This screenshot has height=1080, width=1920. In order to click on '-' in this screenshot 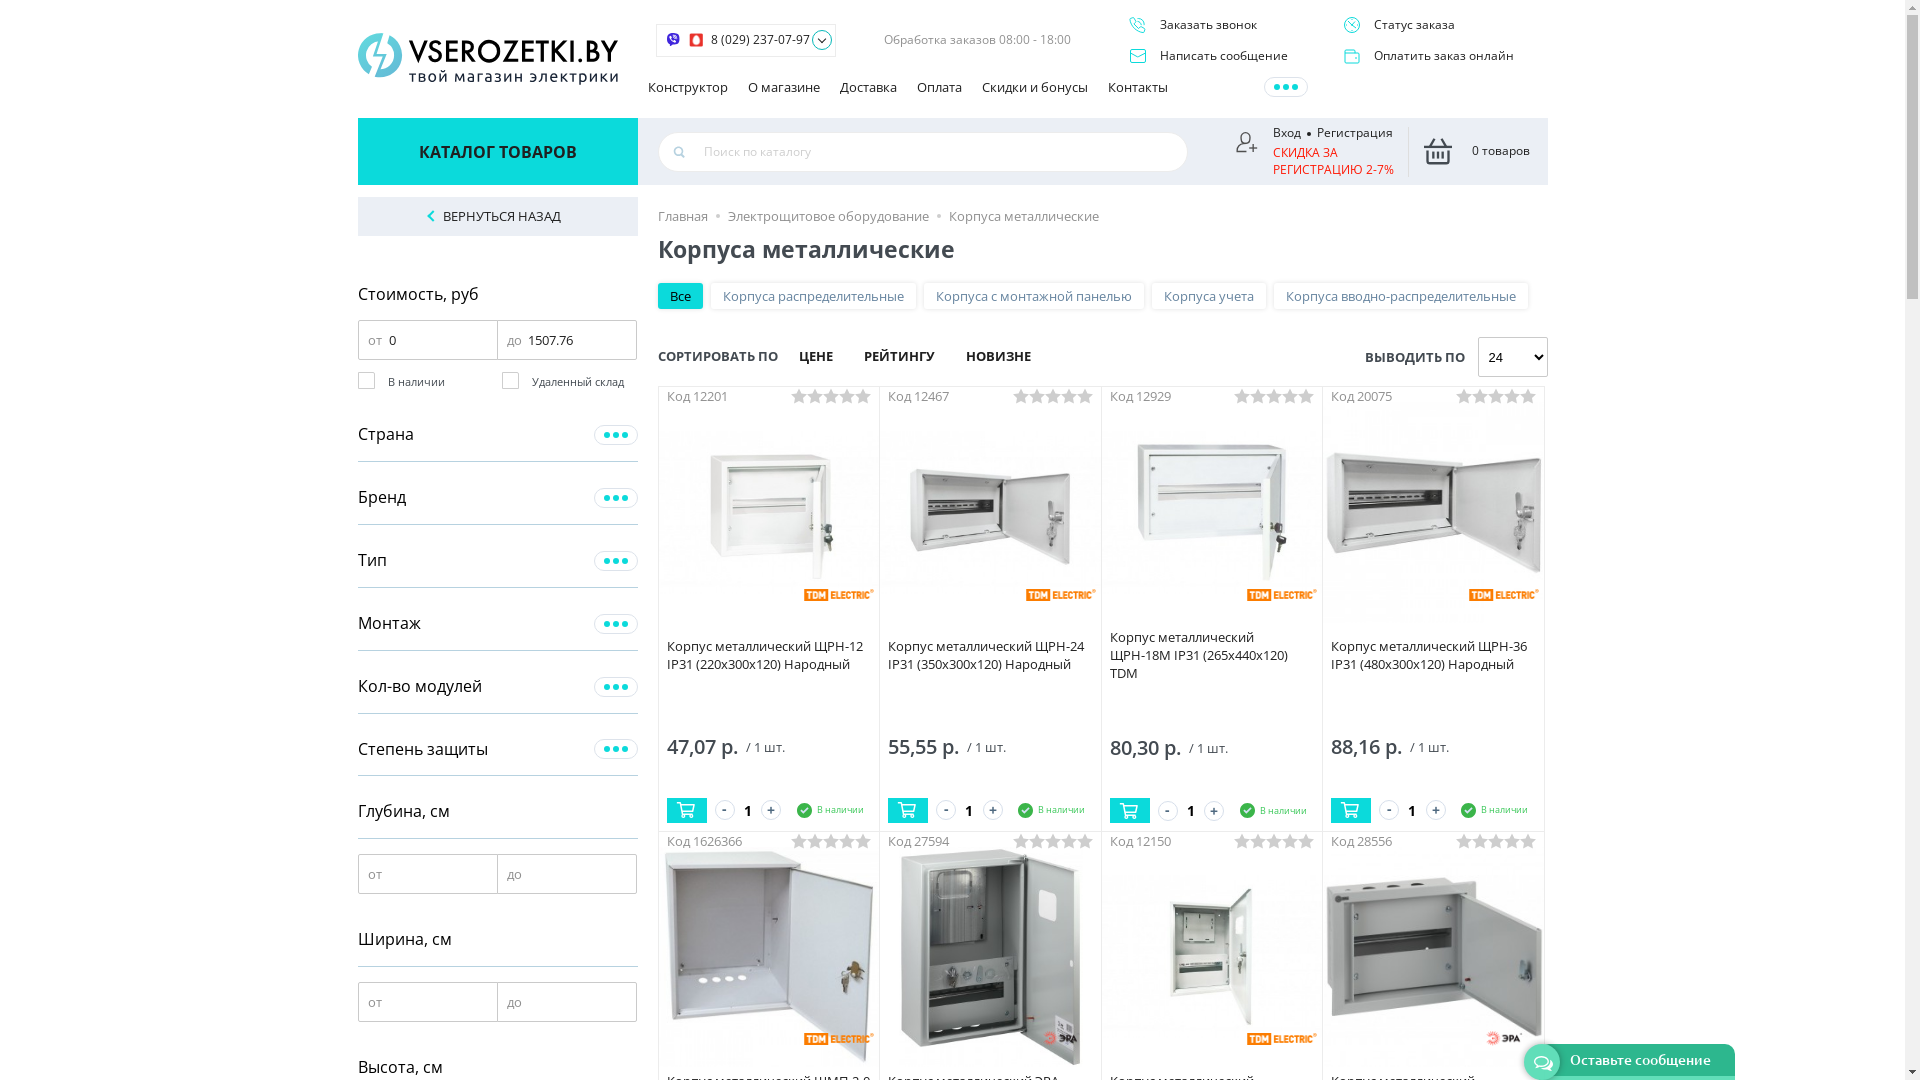, I will do `click(1387, 810)`.